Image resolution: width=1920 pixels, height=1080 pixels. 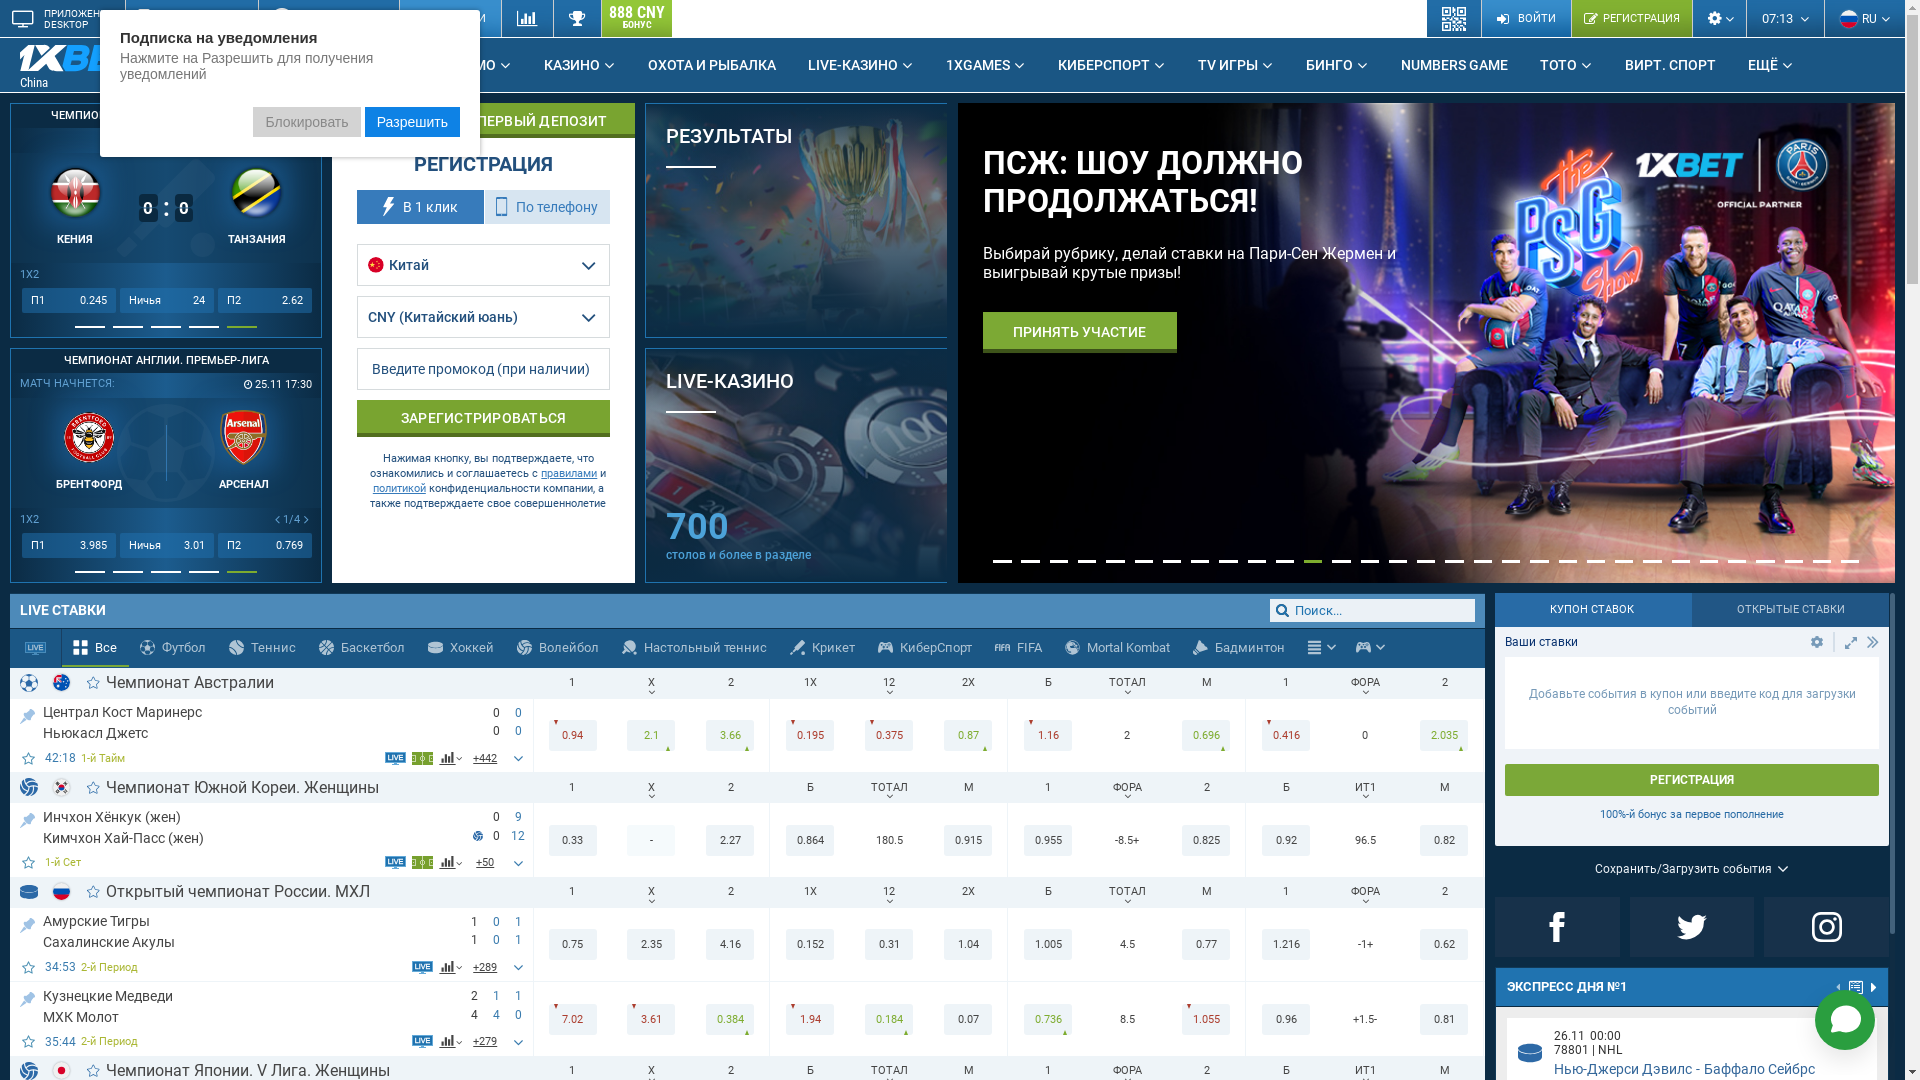 What do you see at coordinates (1117, 648) in the screenshot?
I see `'Mortal Kombat'` at bounding box center [1117, 648].